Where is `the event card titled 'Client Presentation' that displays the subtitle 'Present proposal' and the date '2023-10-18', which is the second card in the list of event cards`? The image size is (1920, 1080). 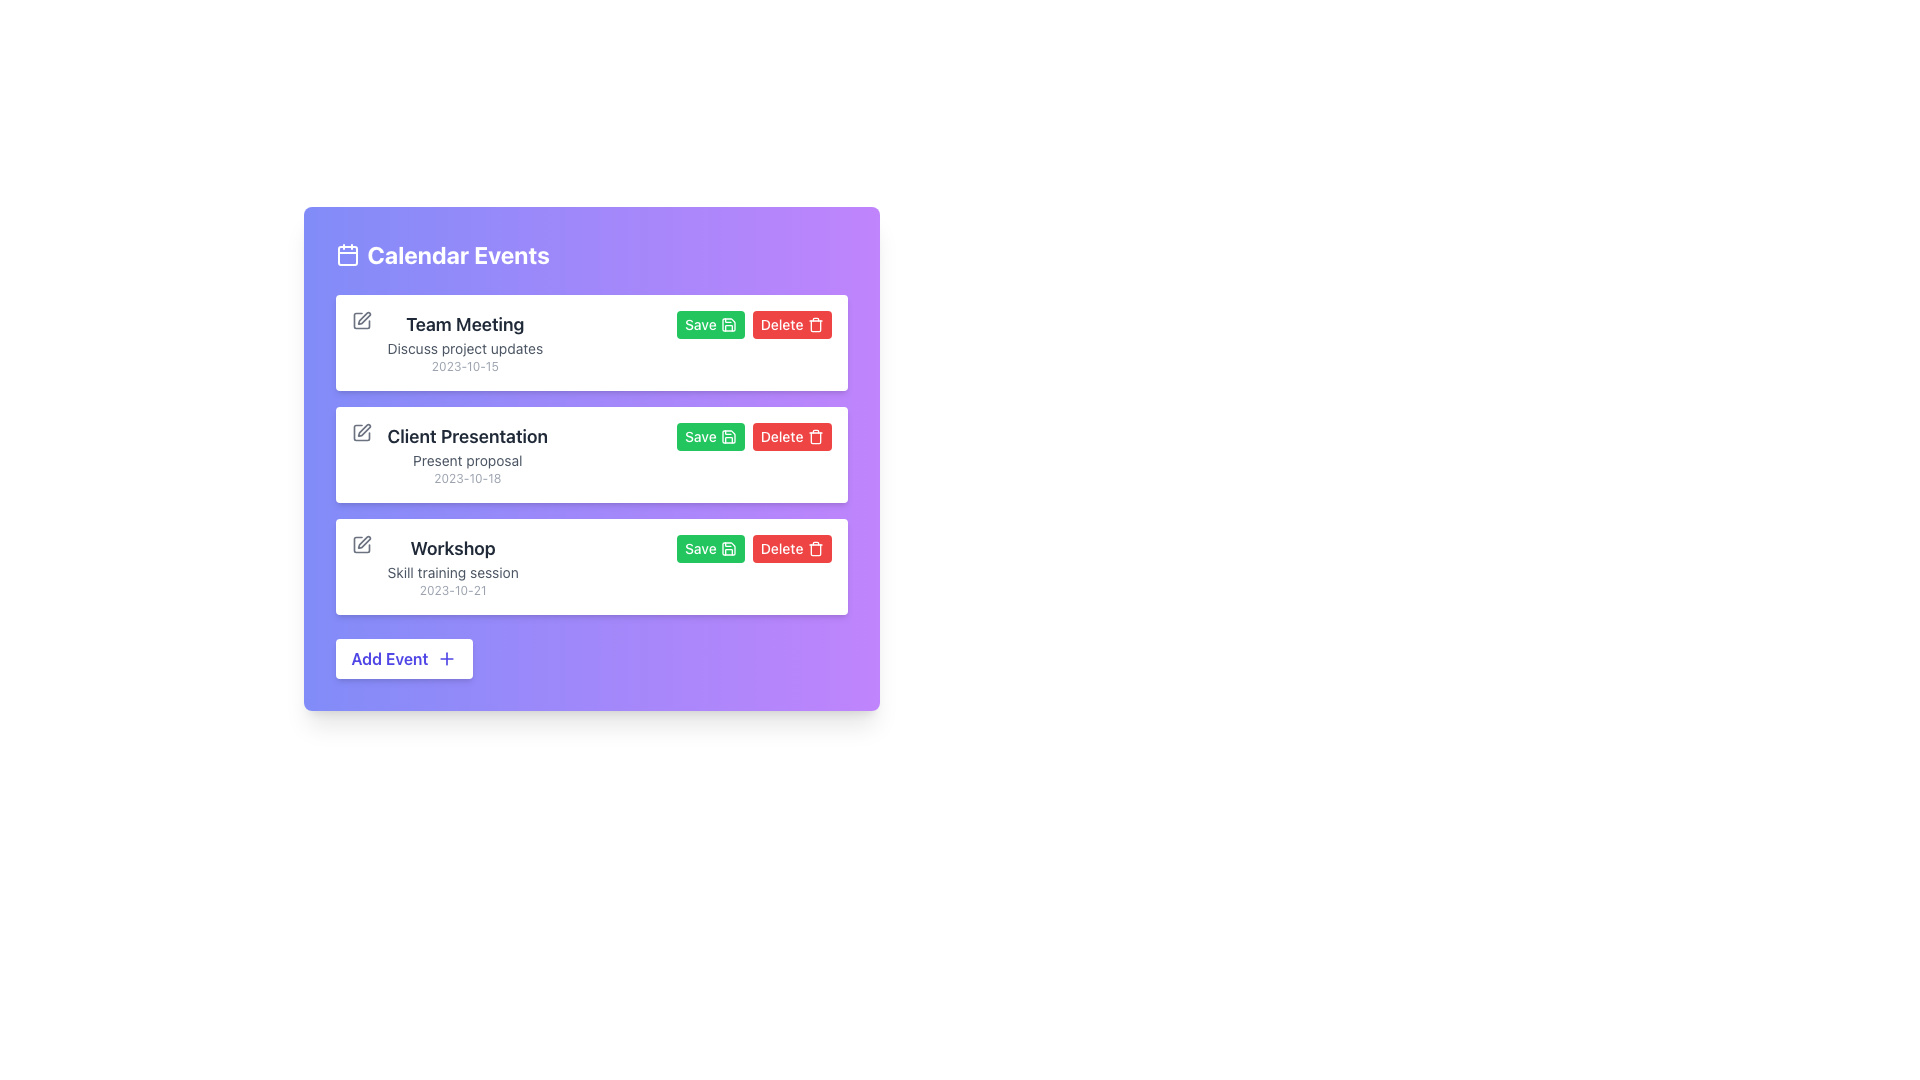
the event card titled 'Client Presentation' that displays the subtitle 'Present proposal' and the date '2023-10-18', which is the second card in the list of event cards is located at coordinates (590, 455).